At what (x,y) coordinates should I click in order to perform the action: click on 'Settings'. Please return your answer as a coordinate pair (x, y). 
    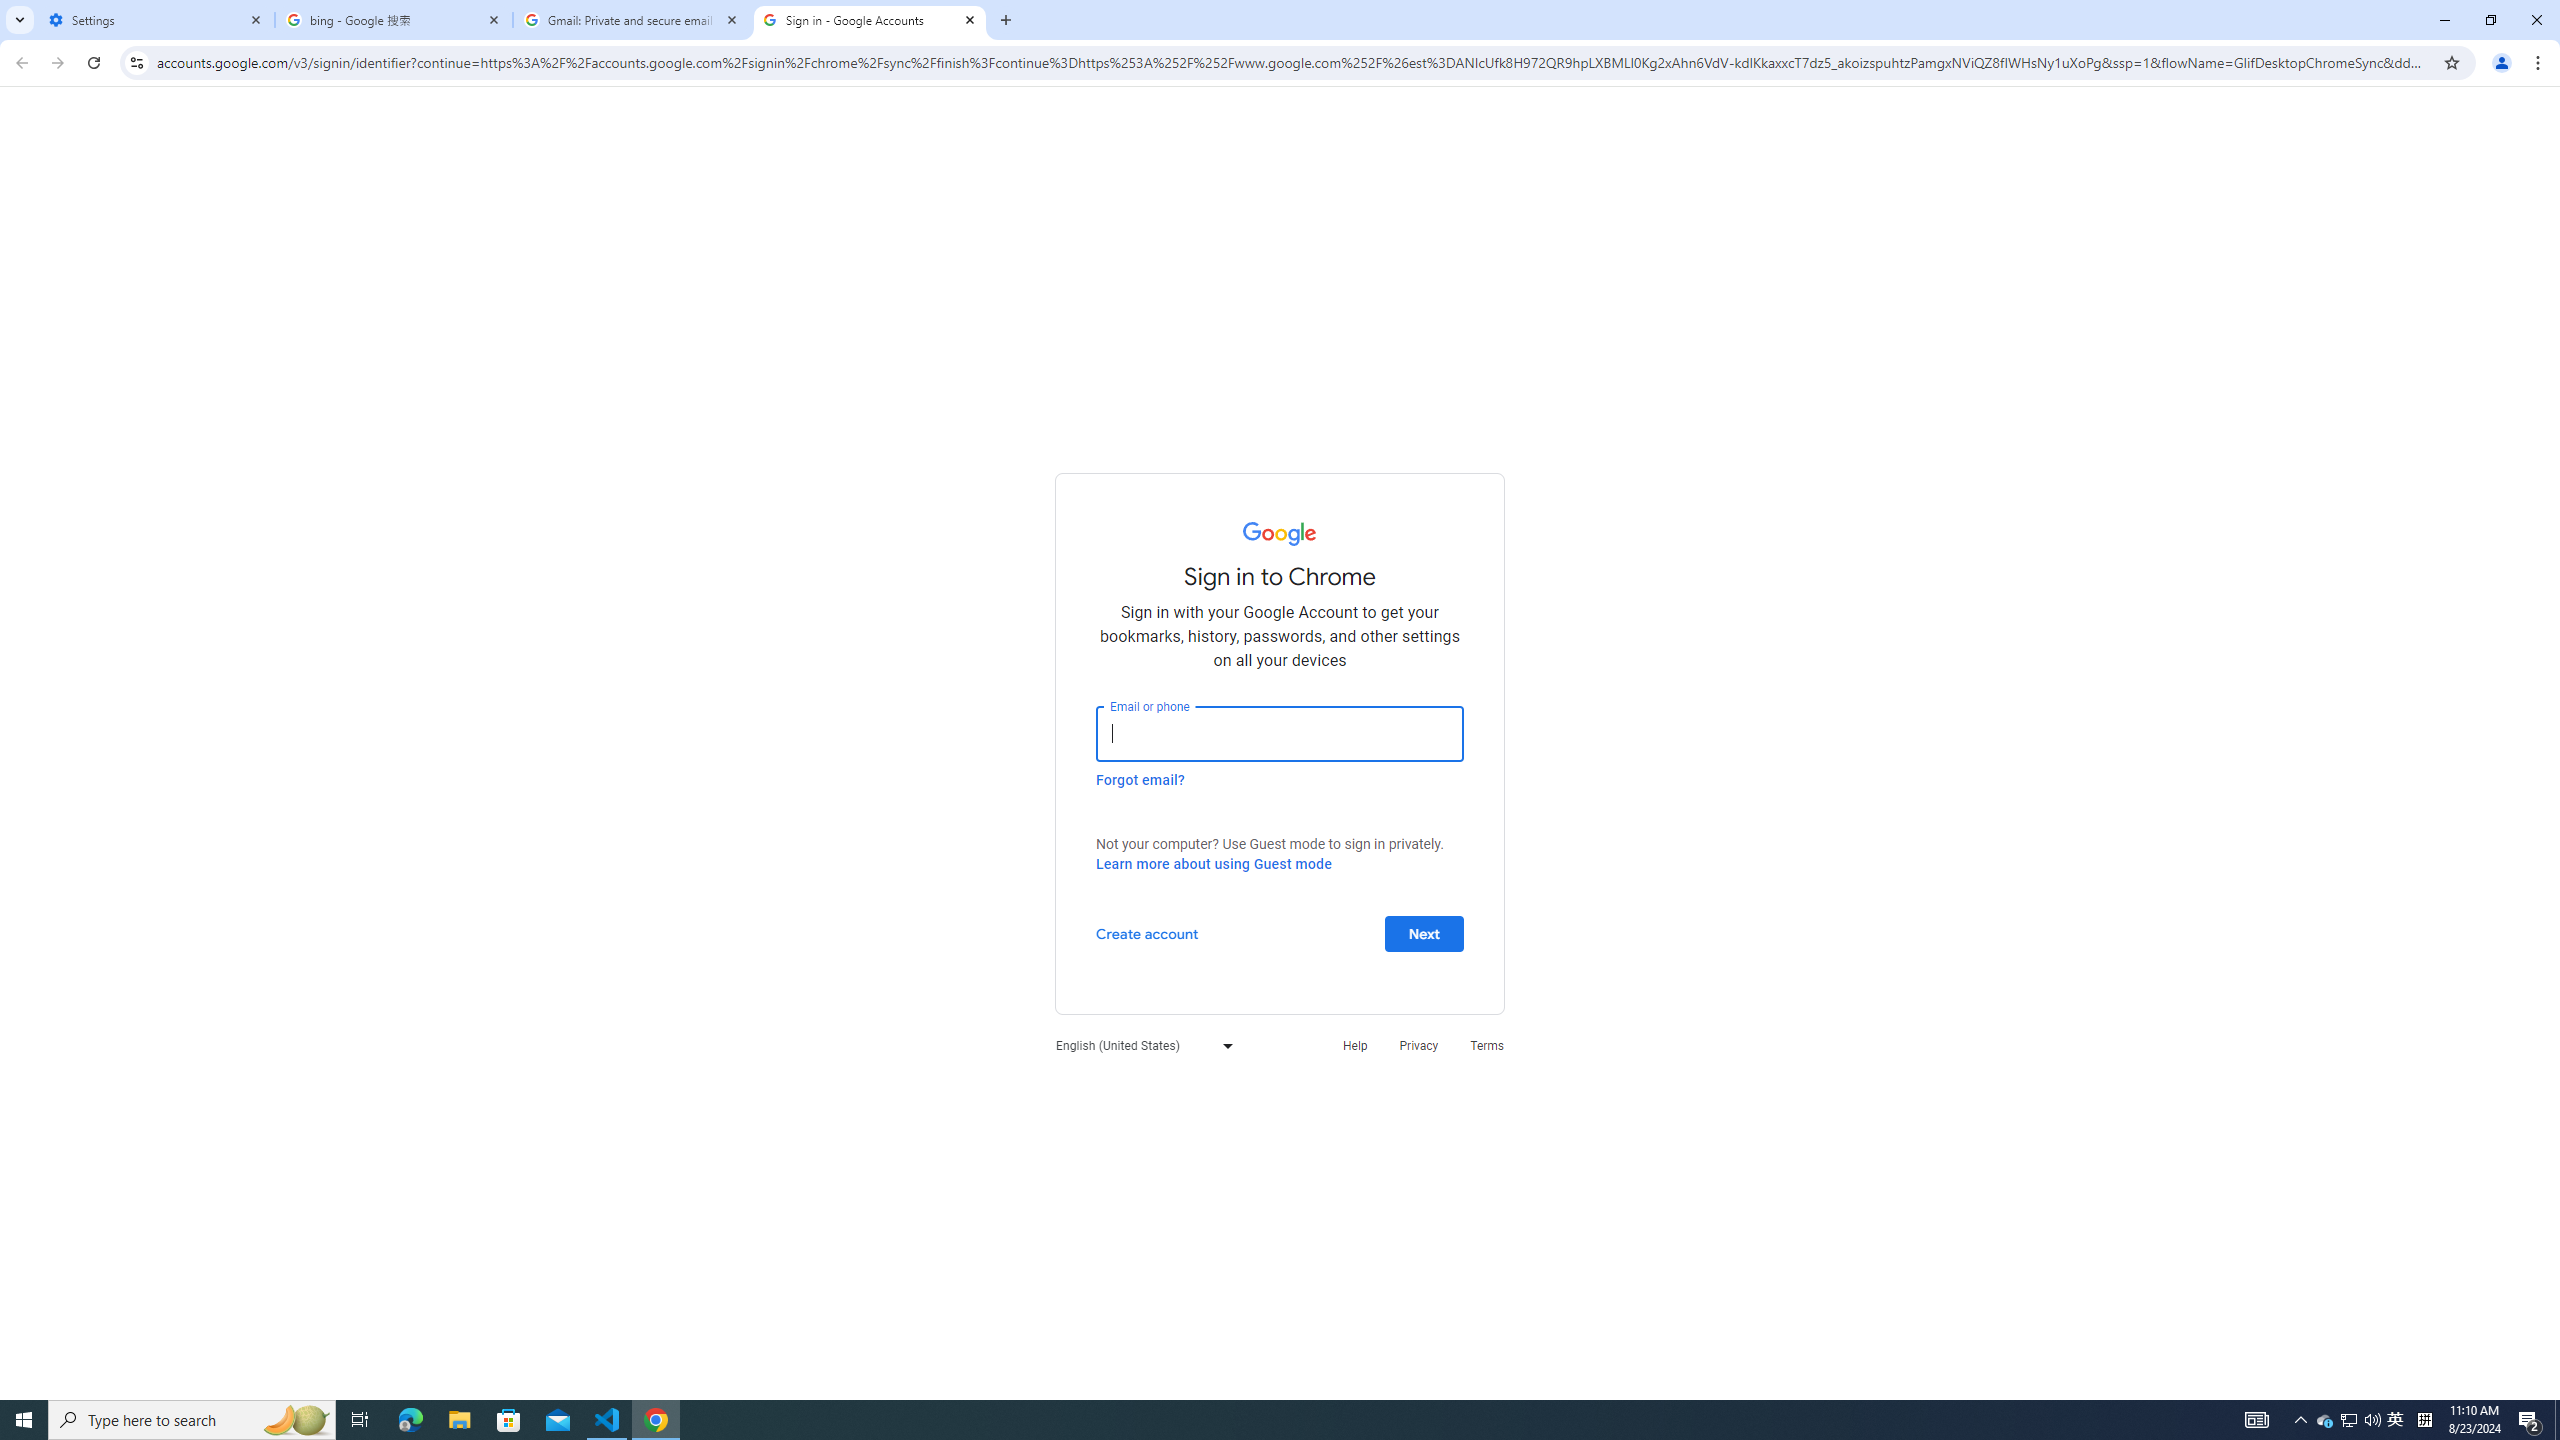
    Looking at the image, I should click on (155, 19).